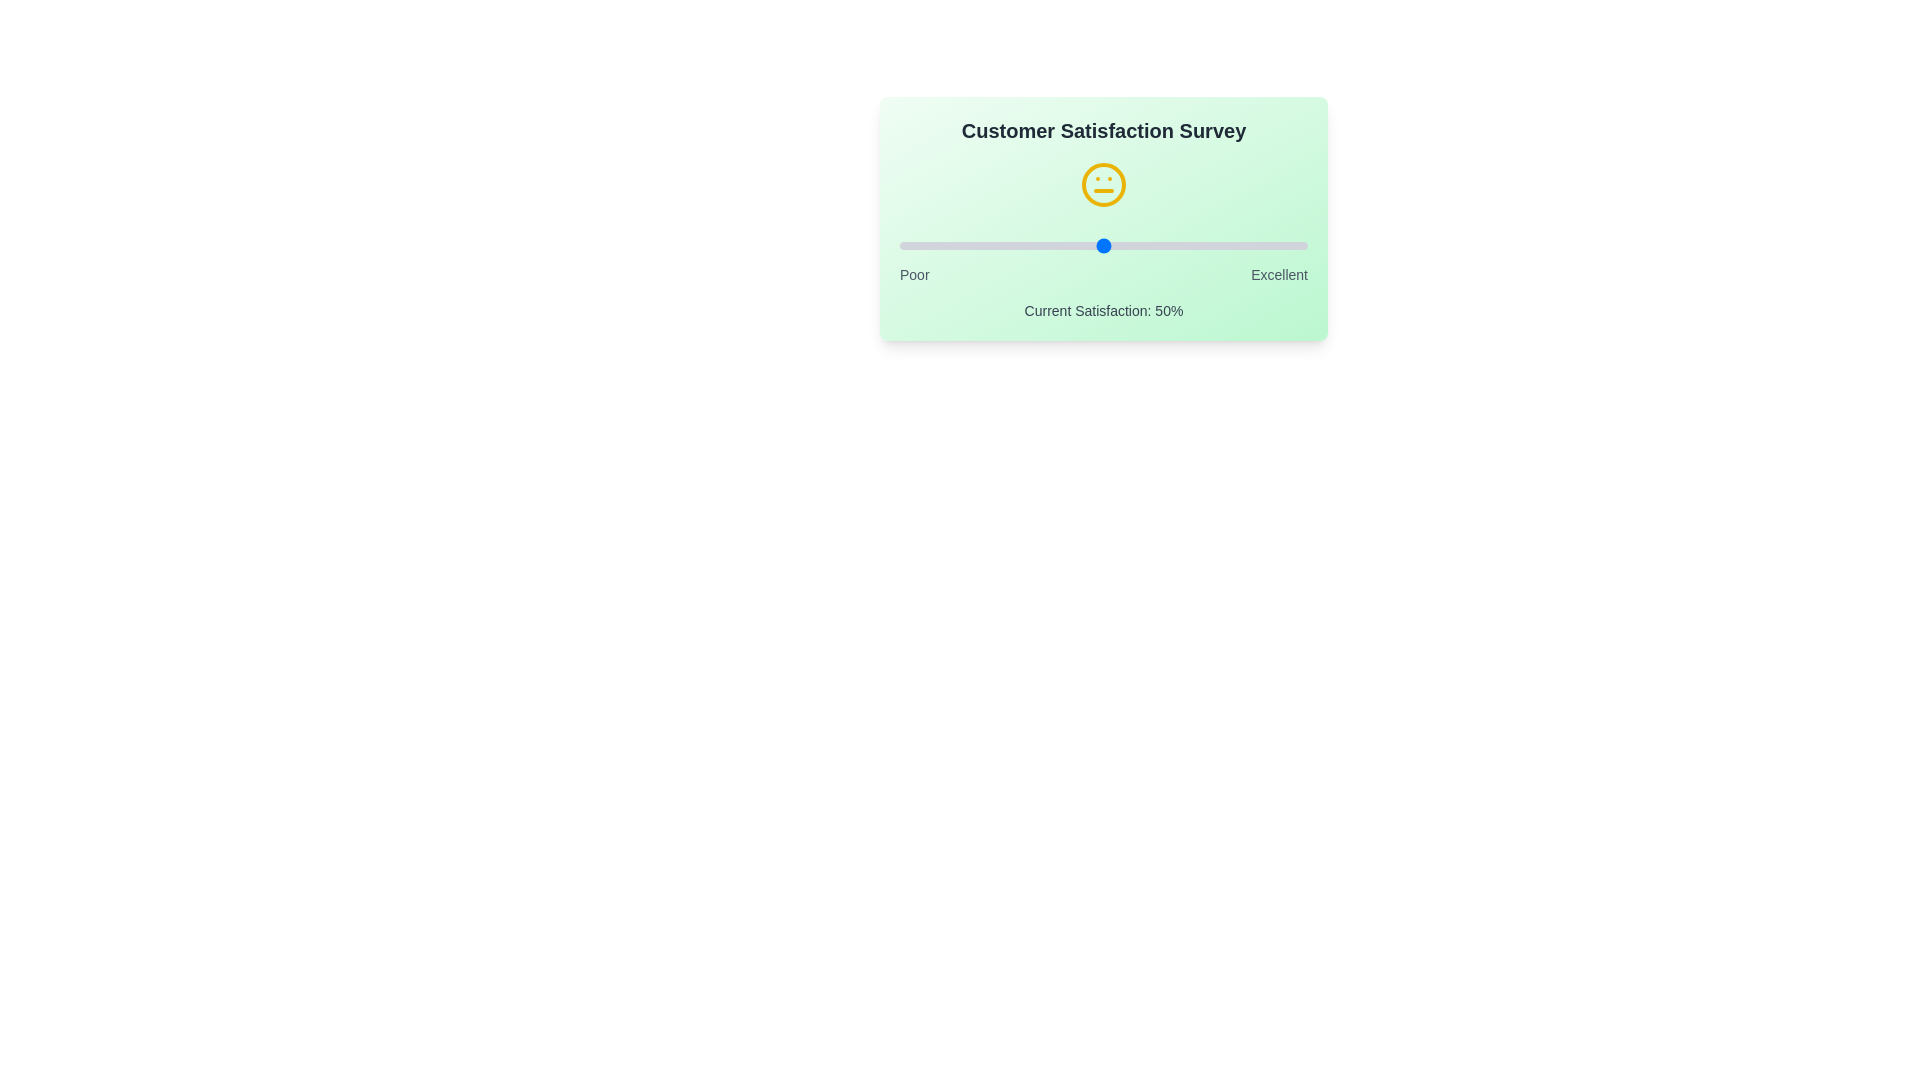  I want to click on the satisfaction slider to 20%, so click(981, 245).